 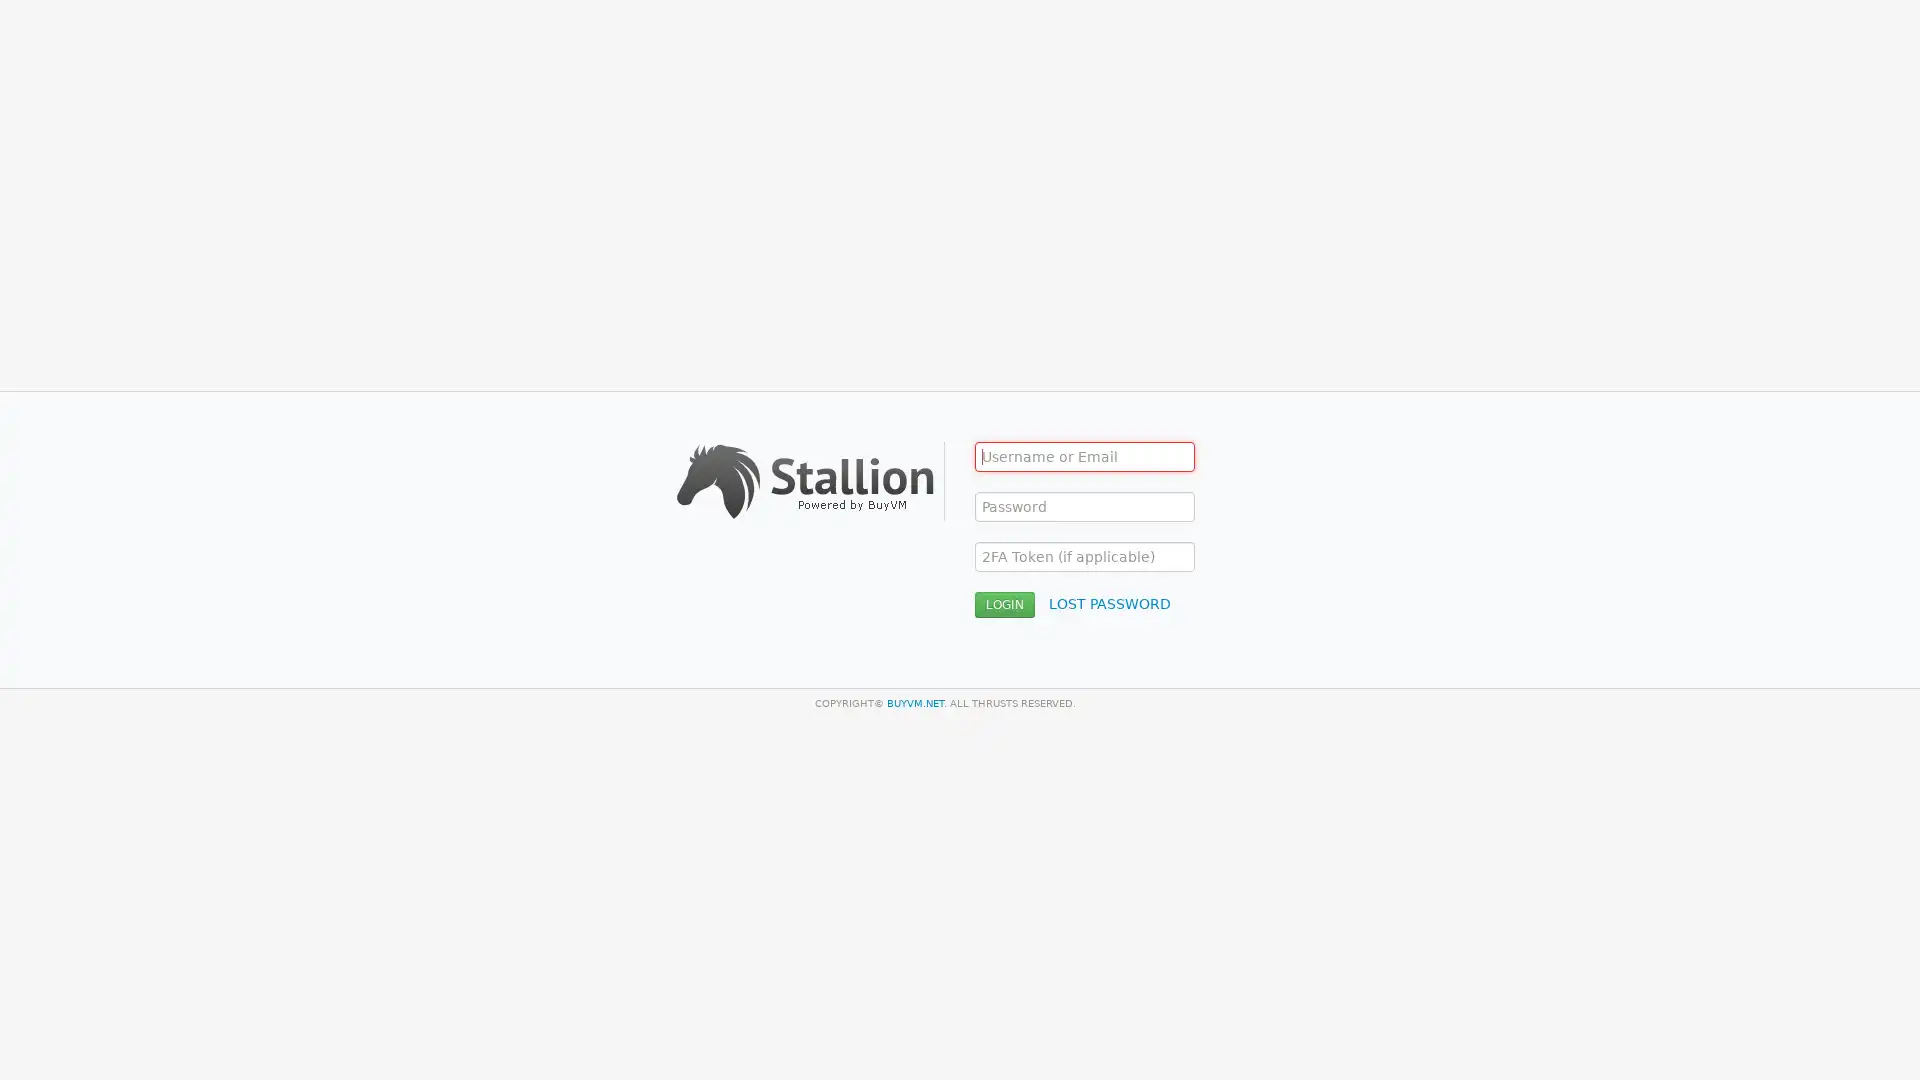 I want to click on LOGIN, so click(x=1004, y=604).